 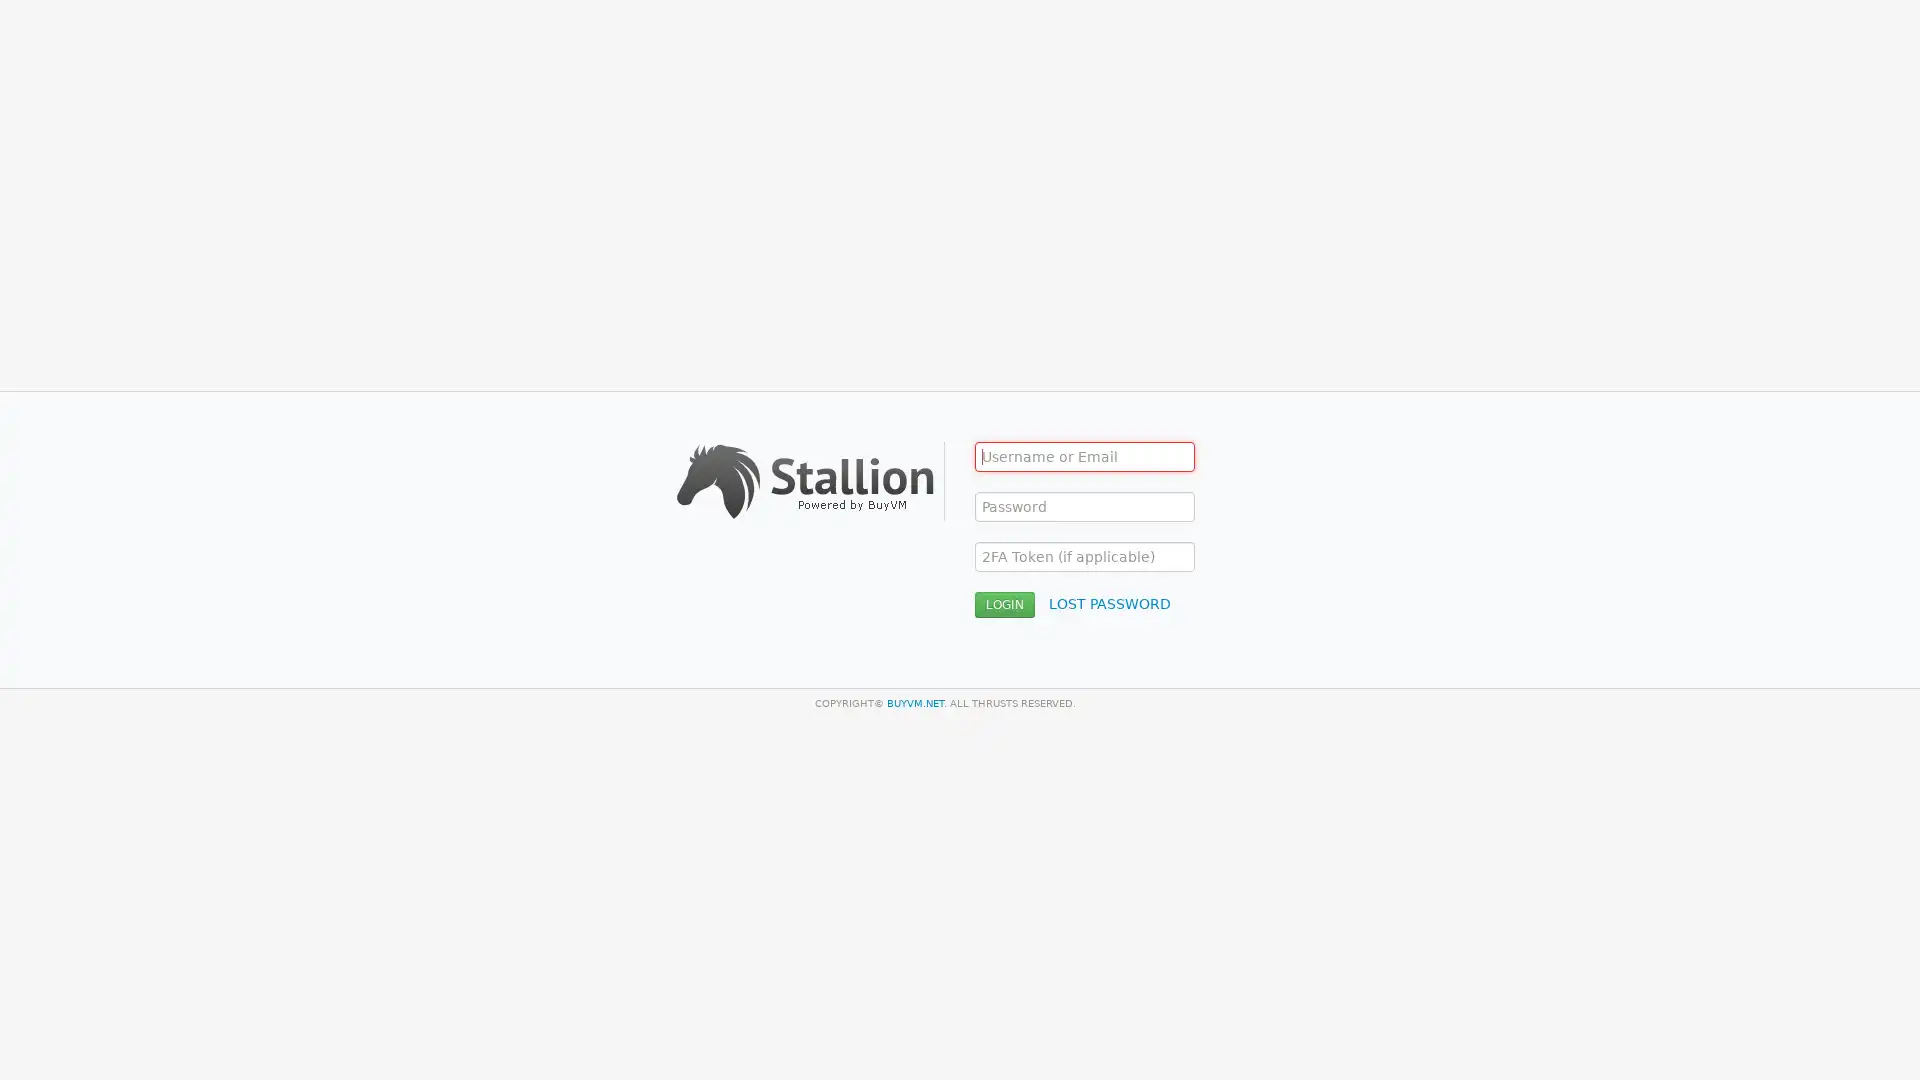 I want to click on LOGIN, so click(x=1004, y=604).